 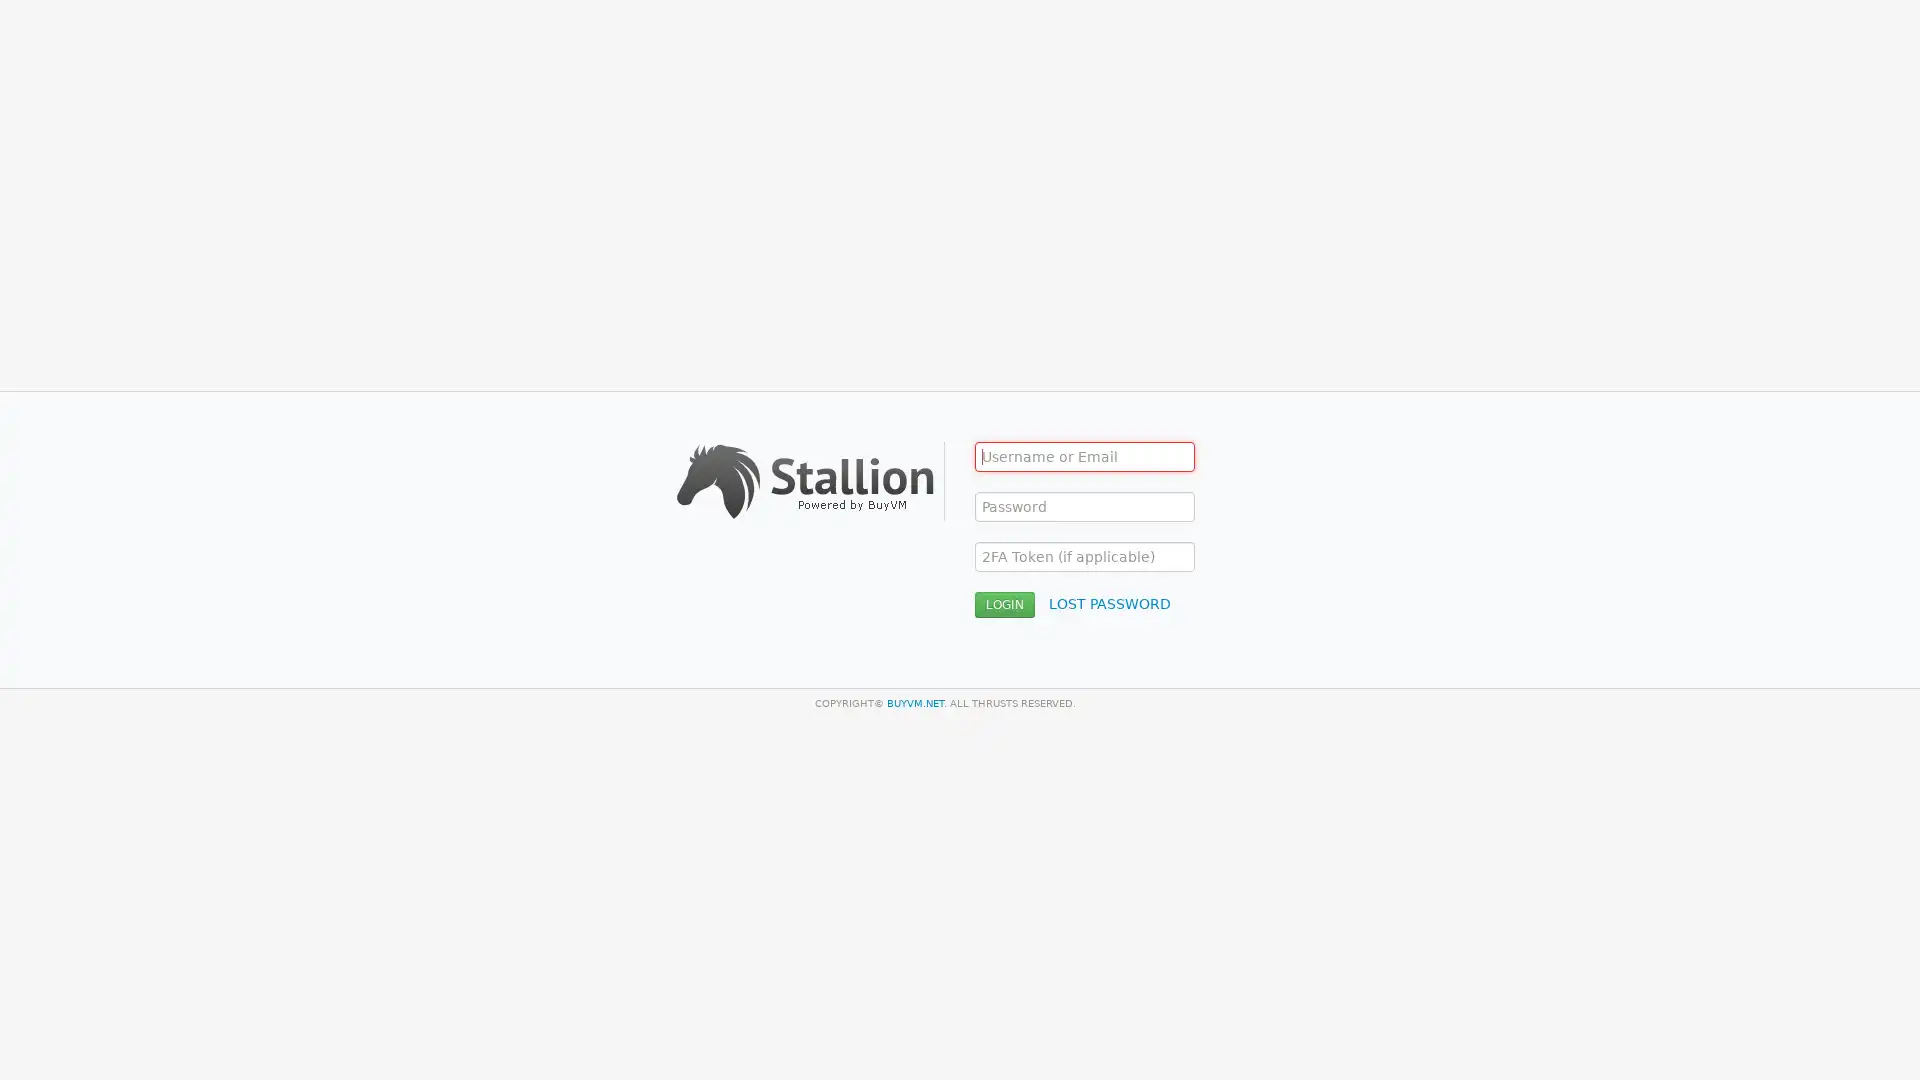 I want to click on LOGIN, so click(x=1004, y=604).